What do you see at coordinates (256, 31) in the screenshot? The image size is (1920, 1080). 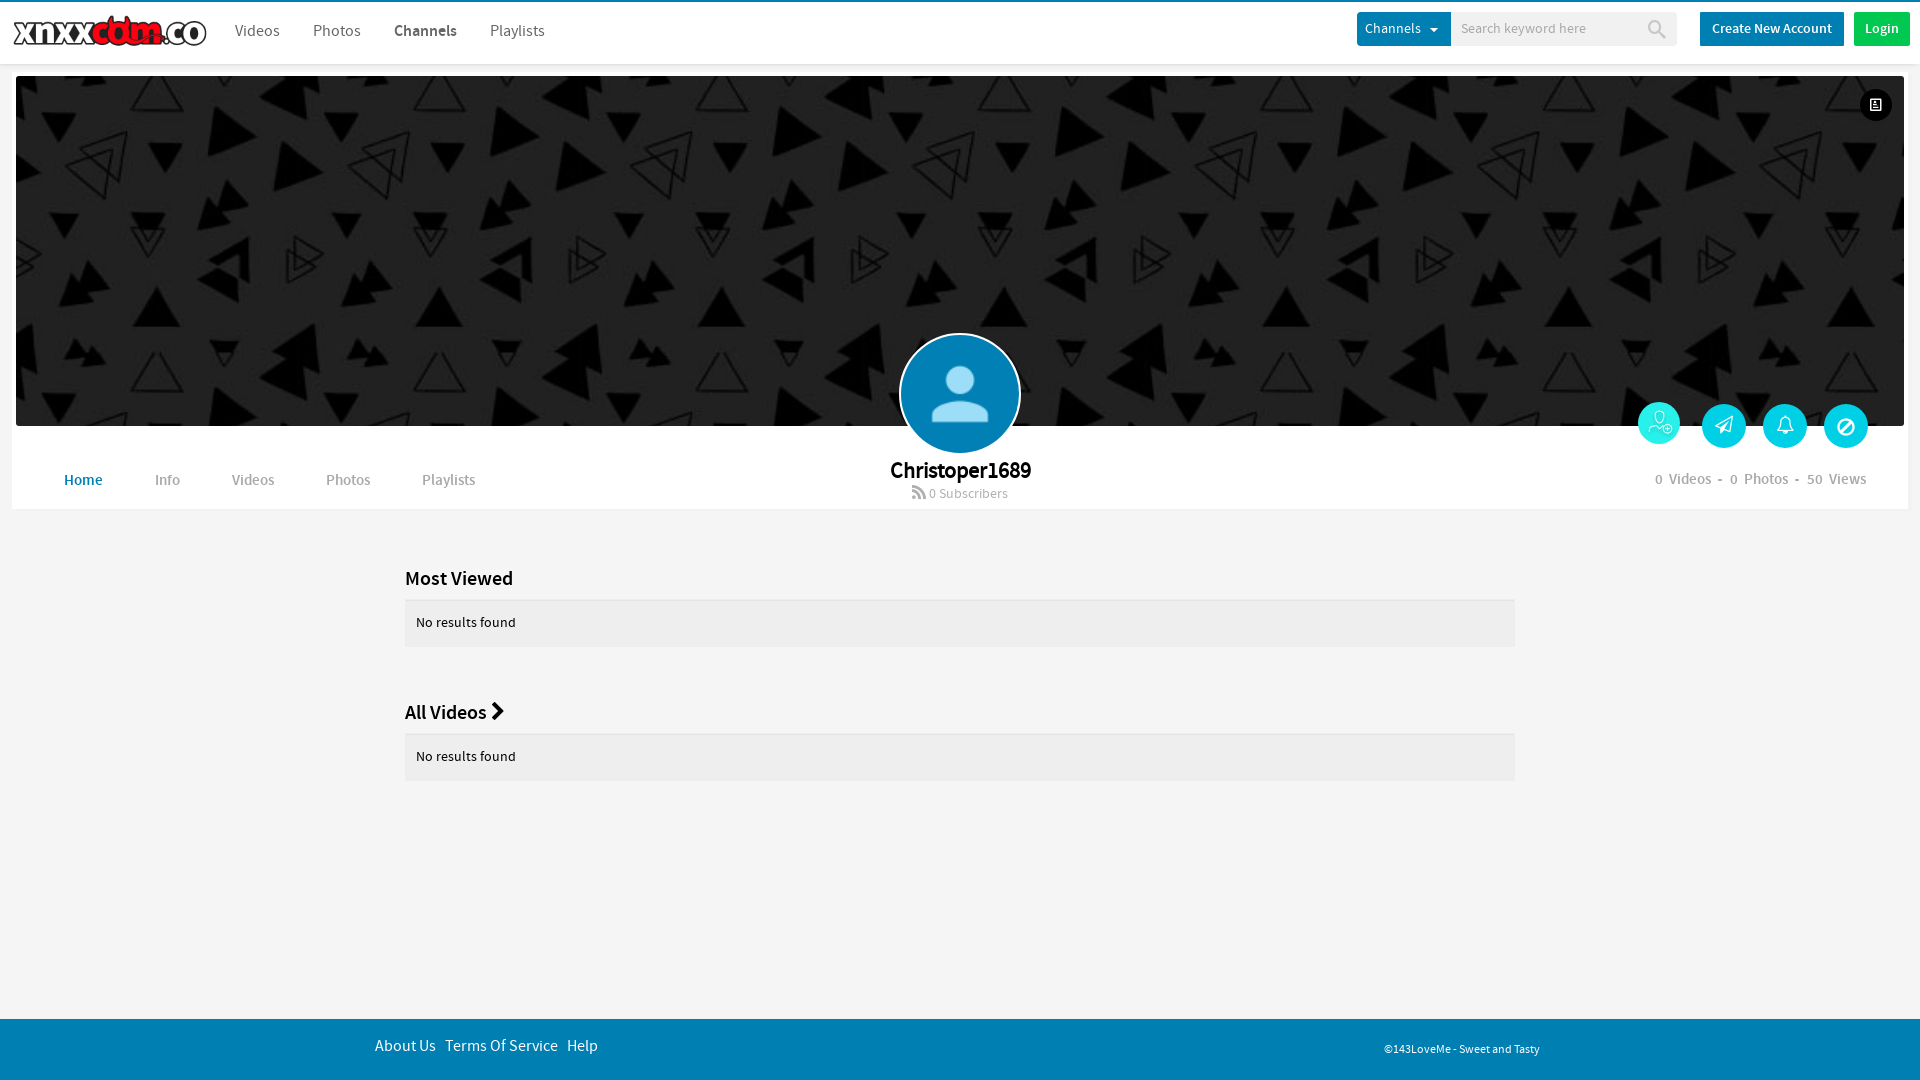 I see `'Videos'` at bounding box center [256, 31].